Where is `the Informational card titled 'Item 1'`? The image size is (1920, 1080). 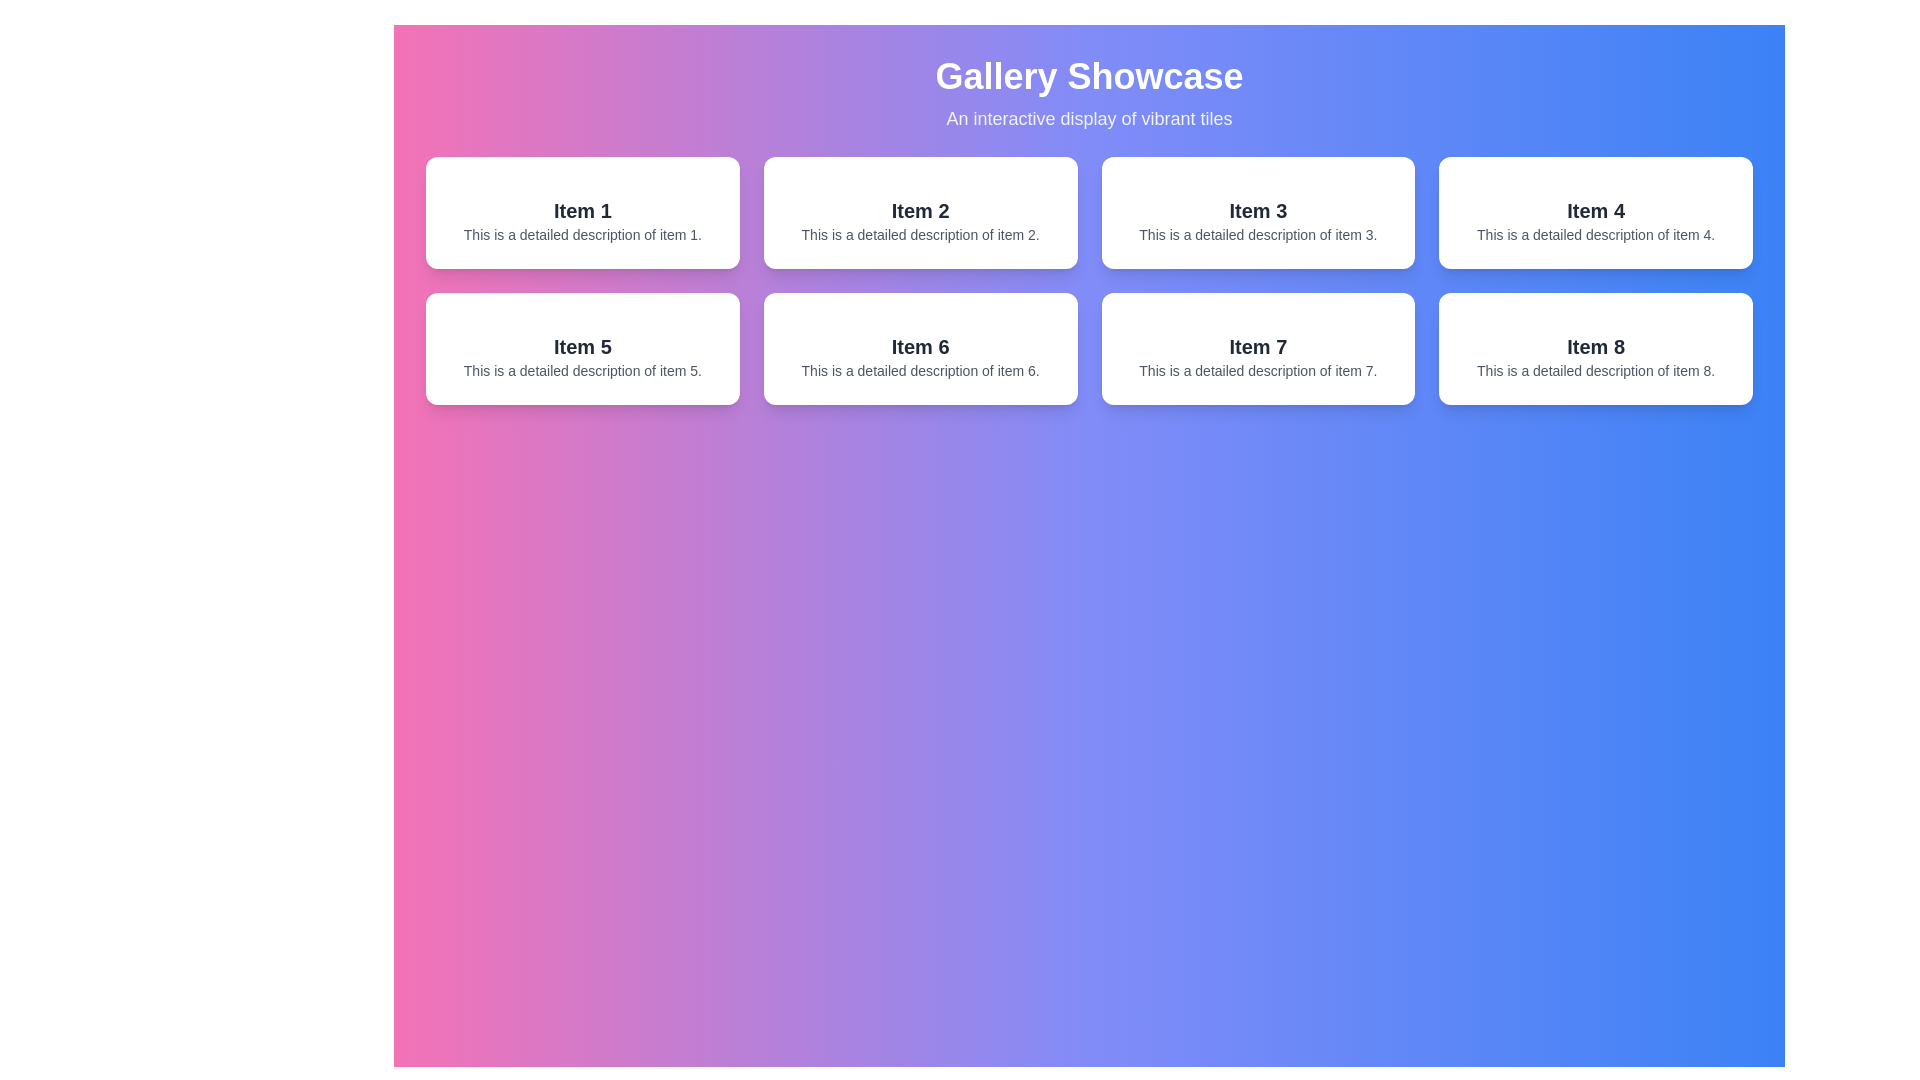
the Informational card titled 'Item 1' is located at coordinates (581, 212).